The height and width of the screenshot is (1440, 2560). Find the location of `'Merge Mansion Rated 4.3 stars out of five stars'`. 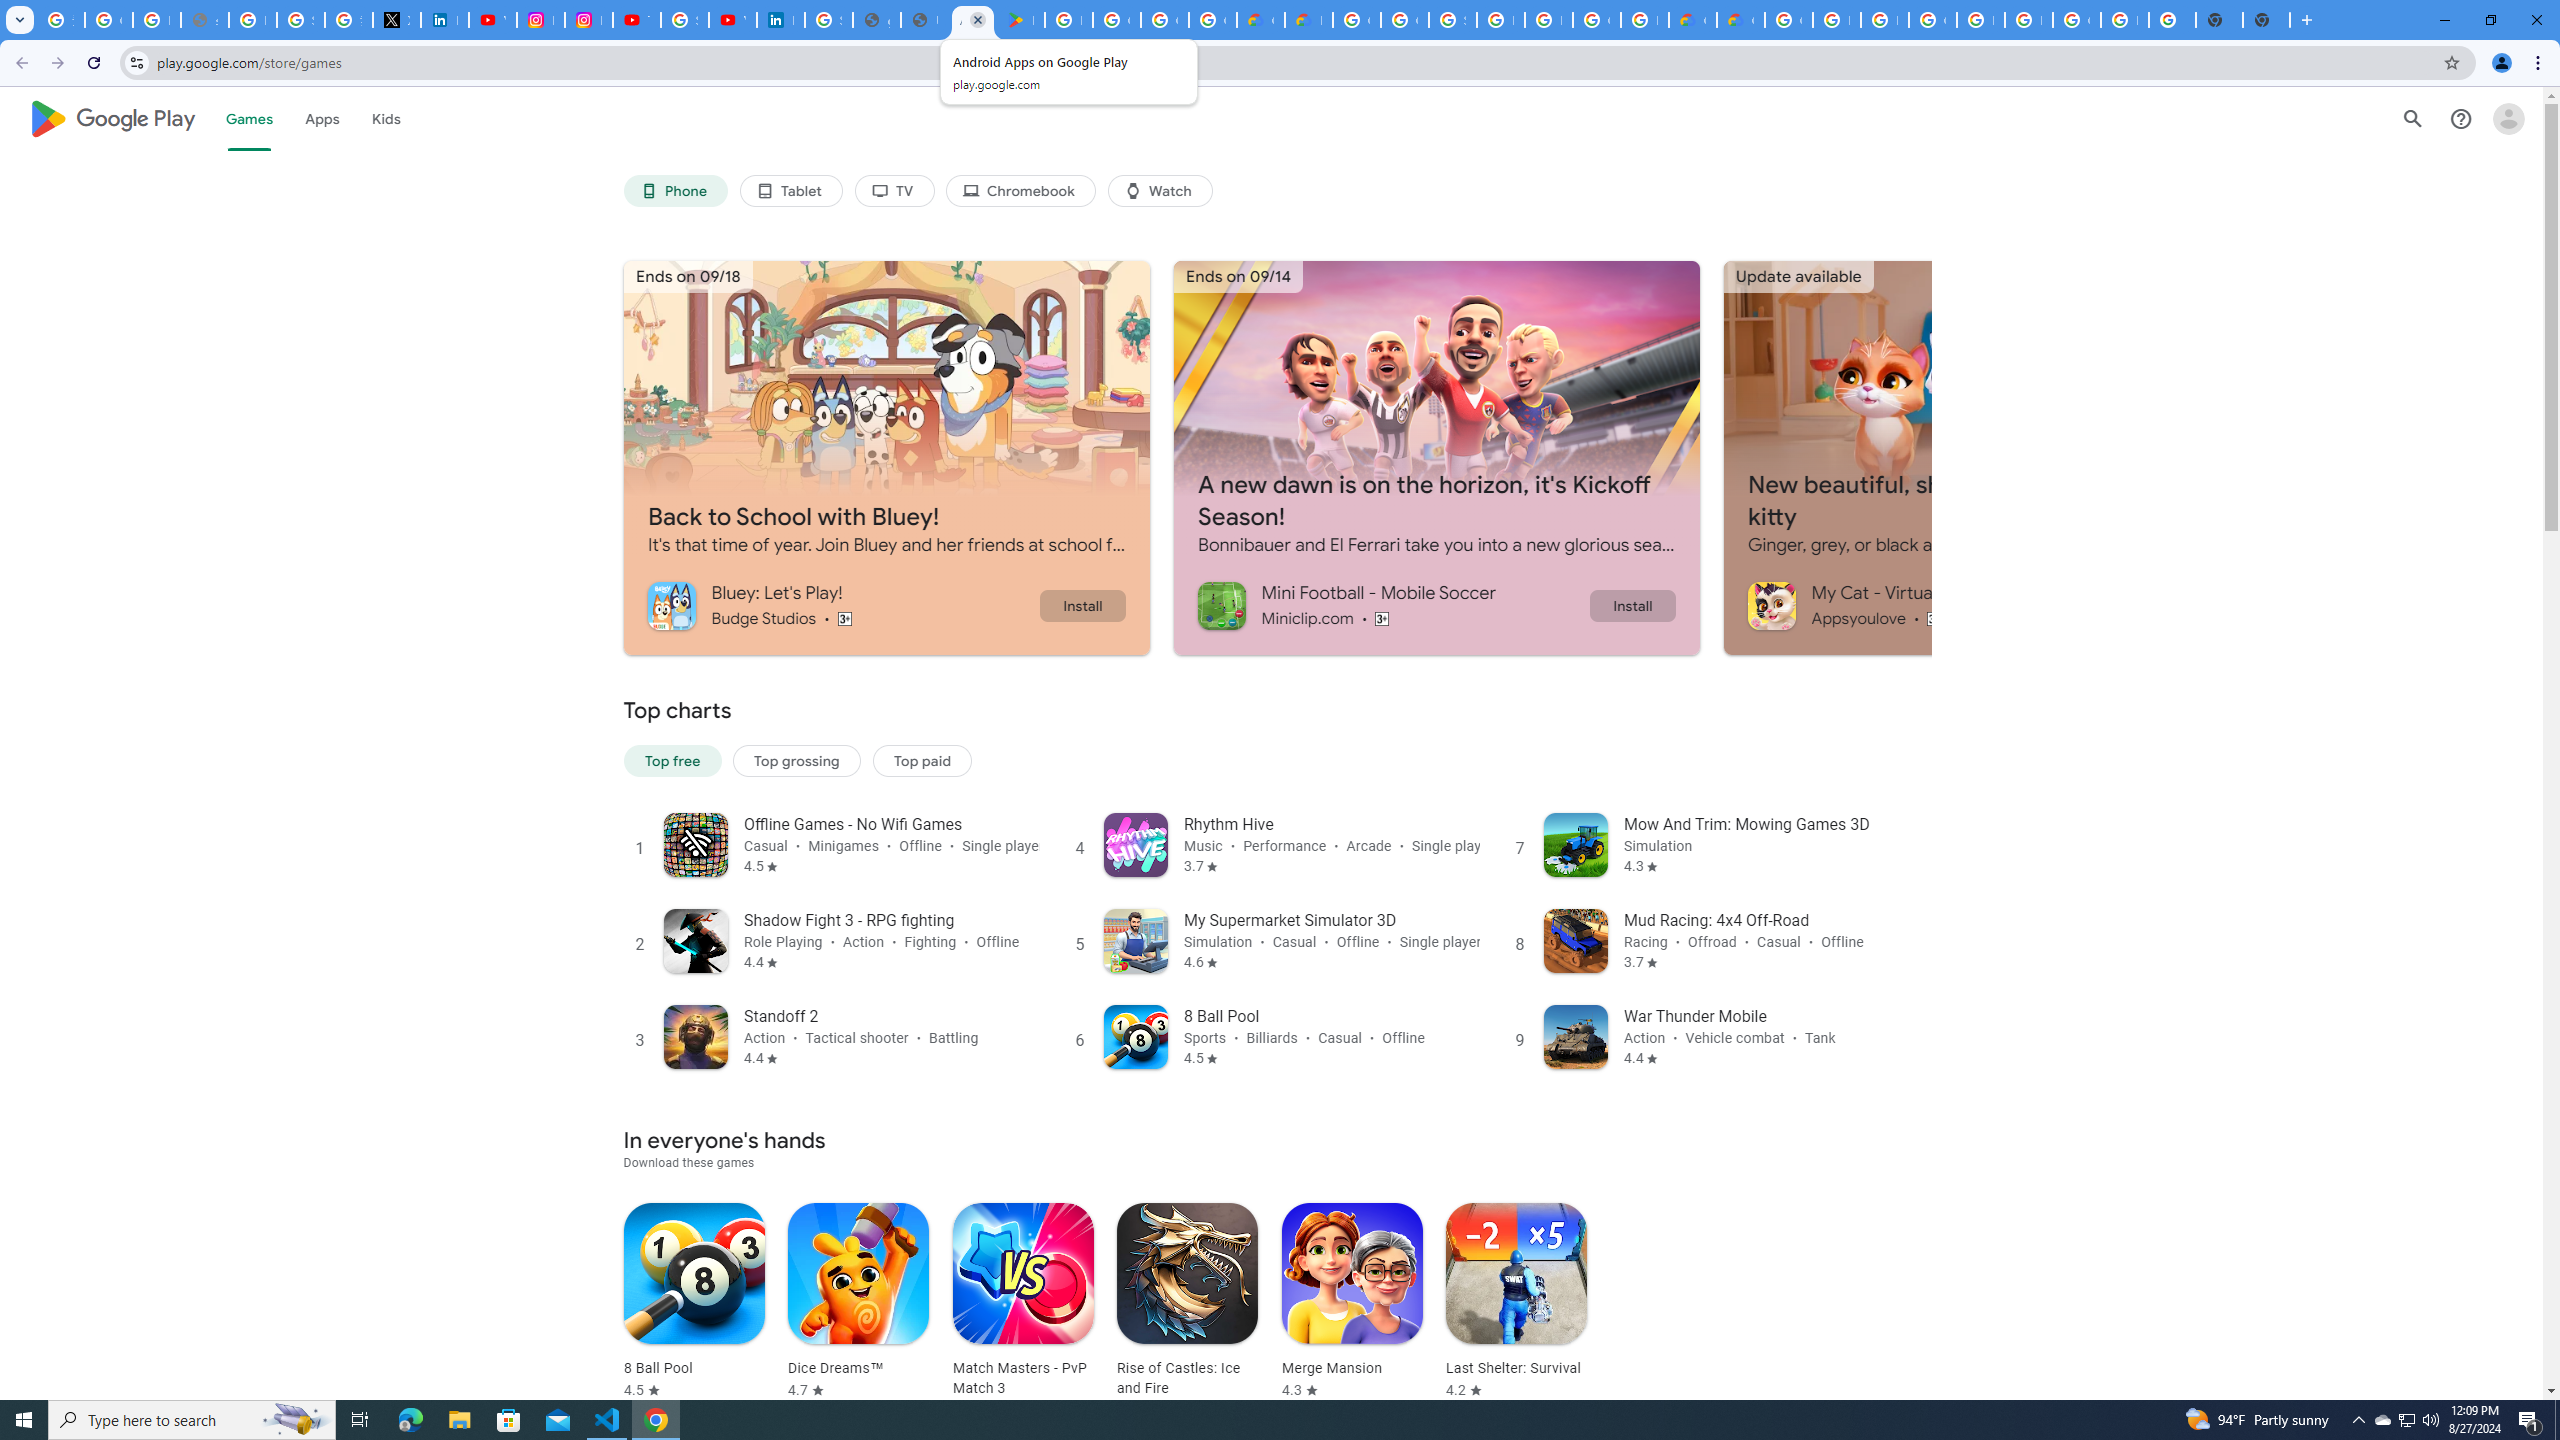

'Merge Mansion Rated 4.3 stars out of five stars' is located at coordinates (1350, 1301).